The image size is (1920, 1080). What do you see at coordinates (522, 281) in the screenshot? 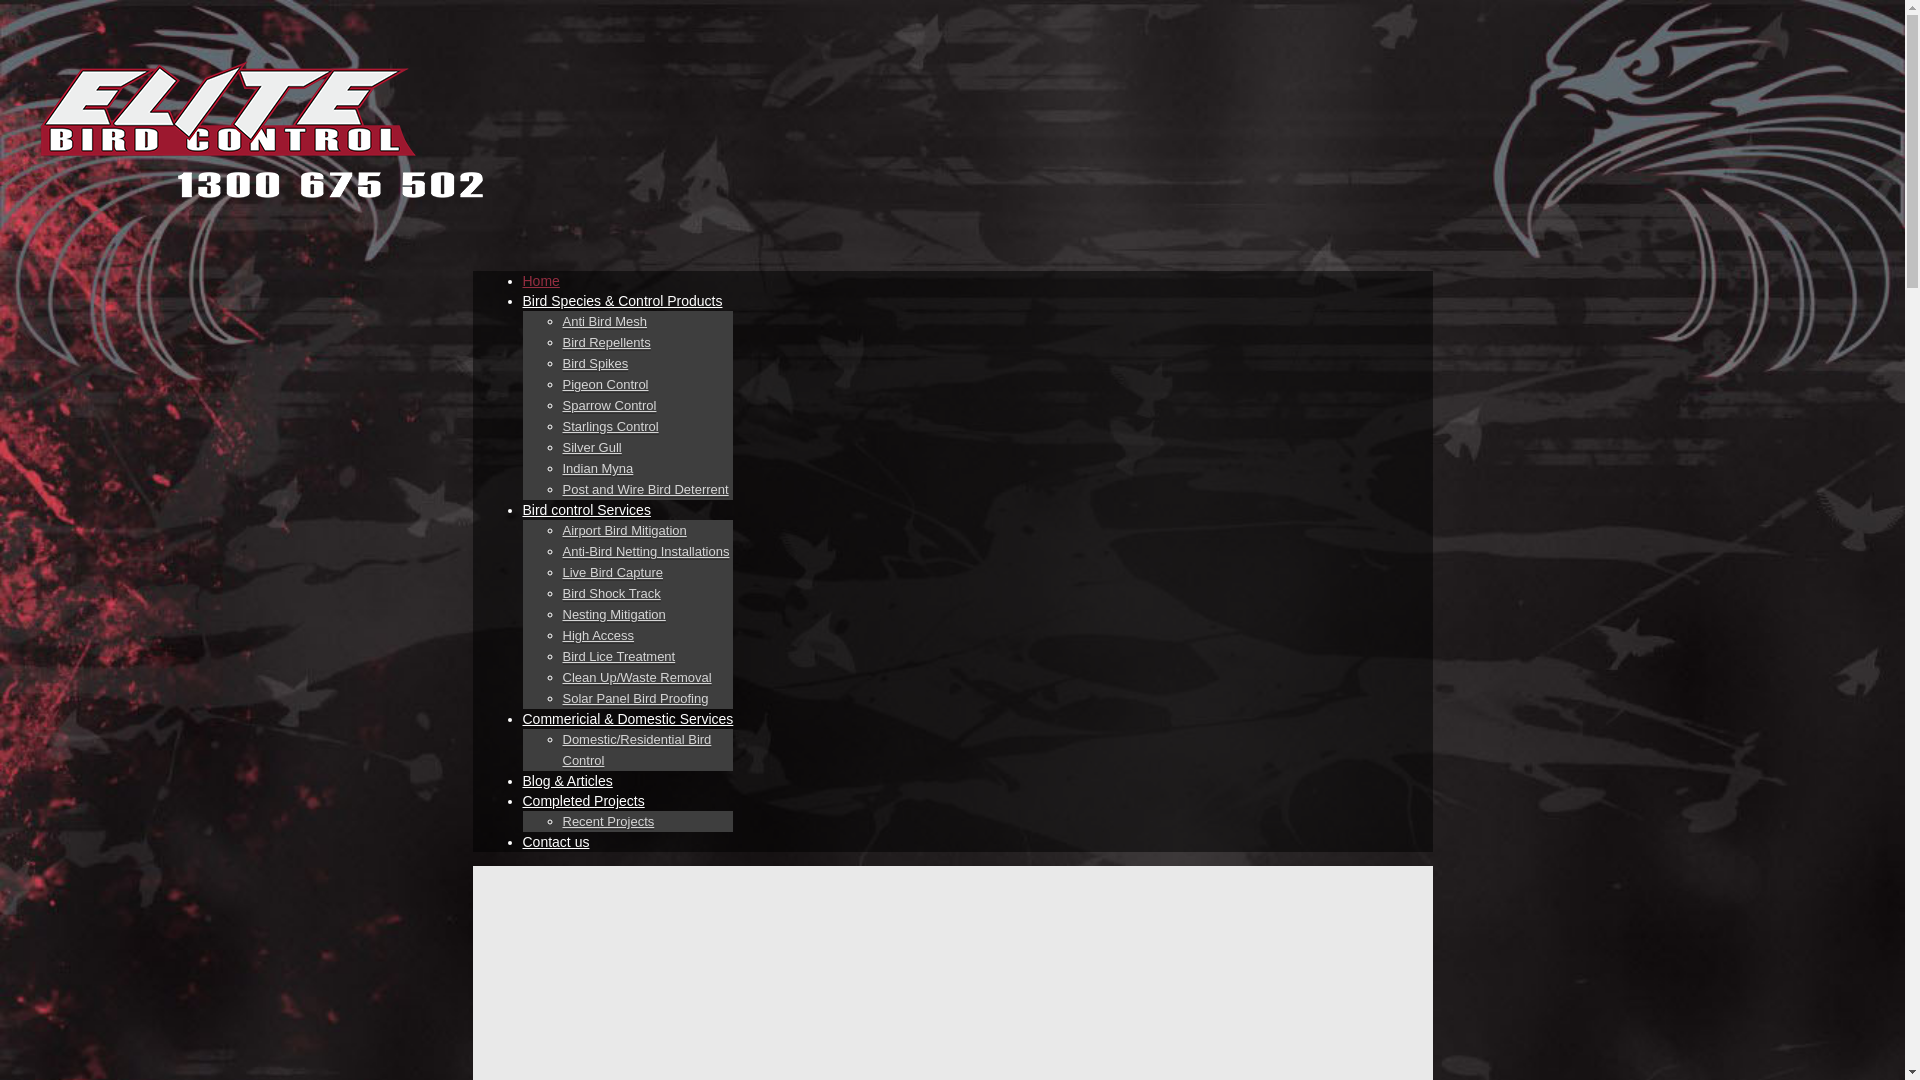
I see `'Home'` at bounding box center [522, 281].